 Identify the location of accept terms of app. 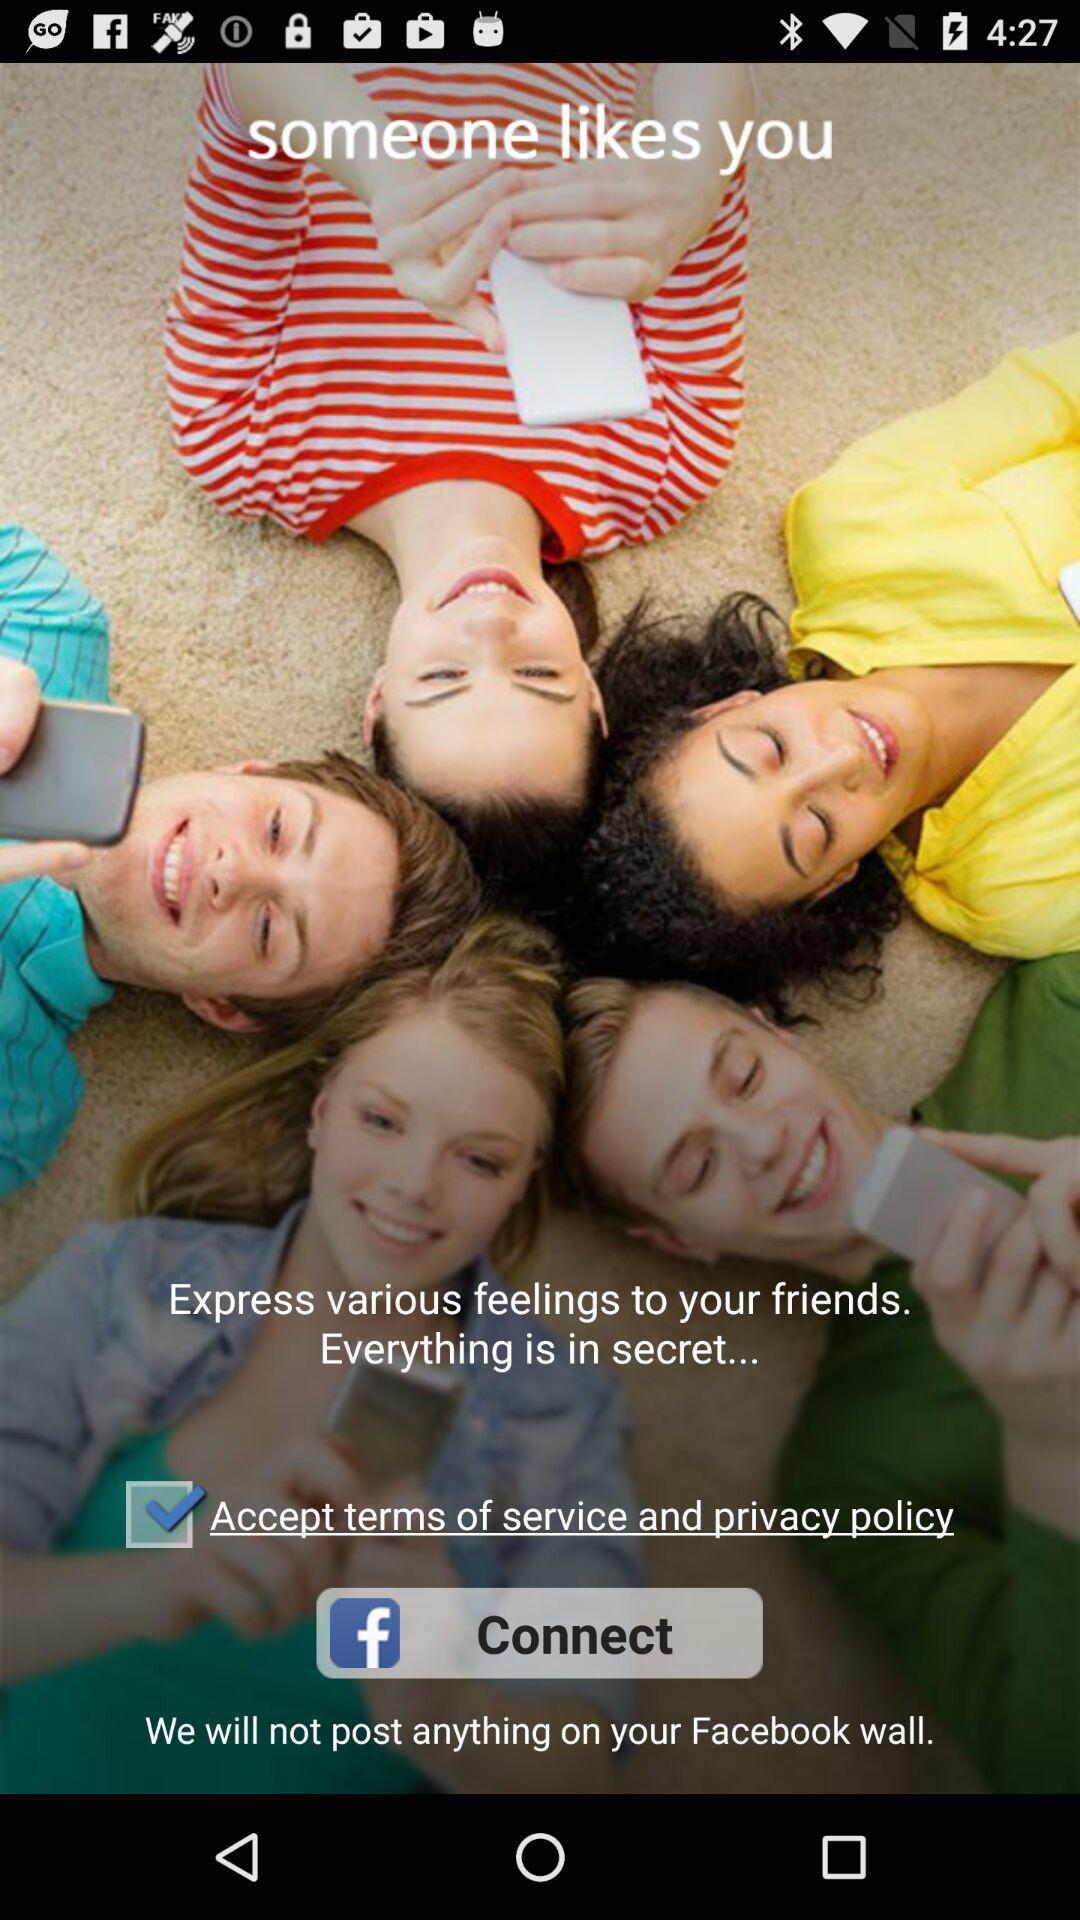
(582, 1514).